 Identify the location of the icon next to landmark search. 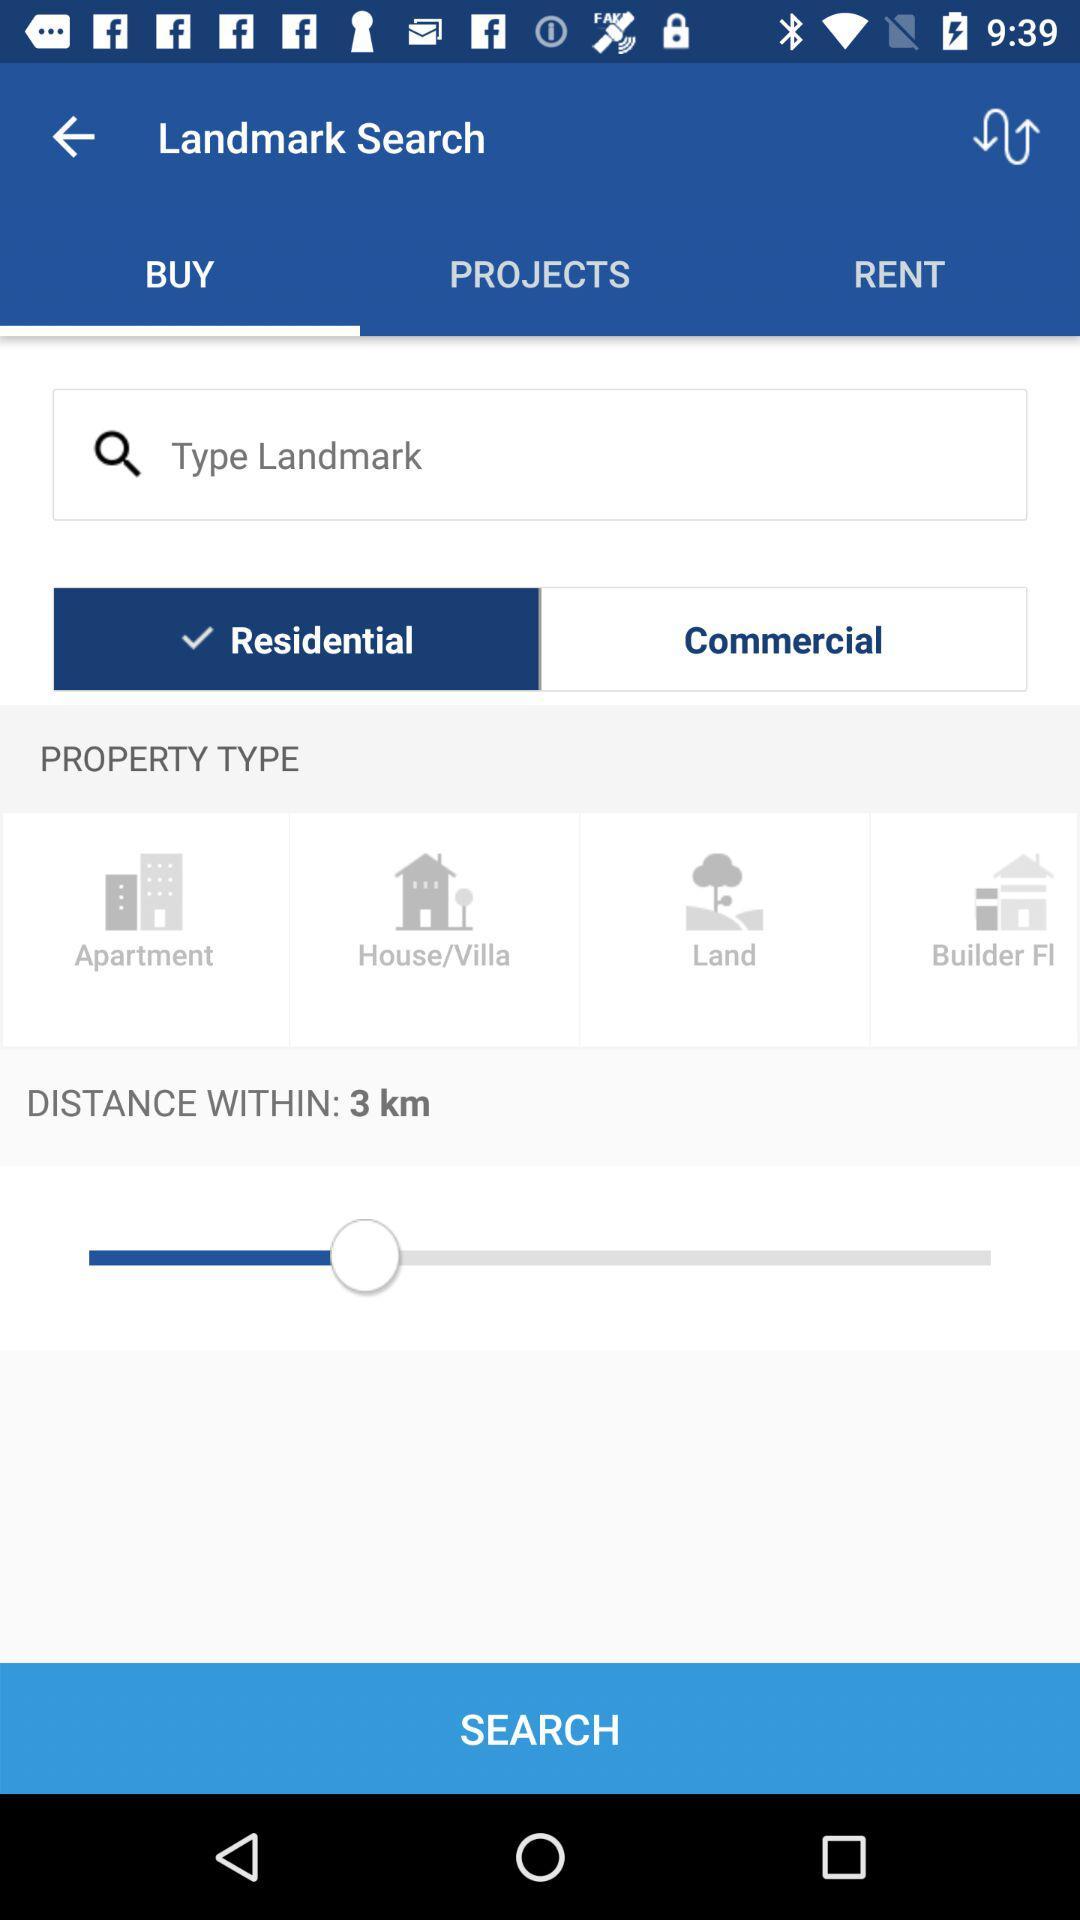
(72, 135).